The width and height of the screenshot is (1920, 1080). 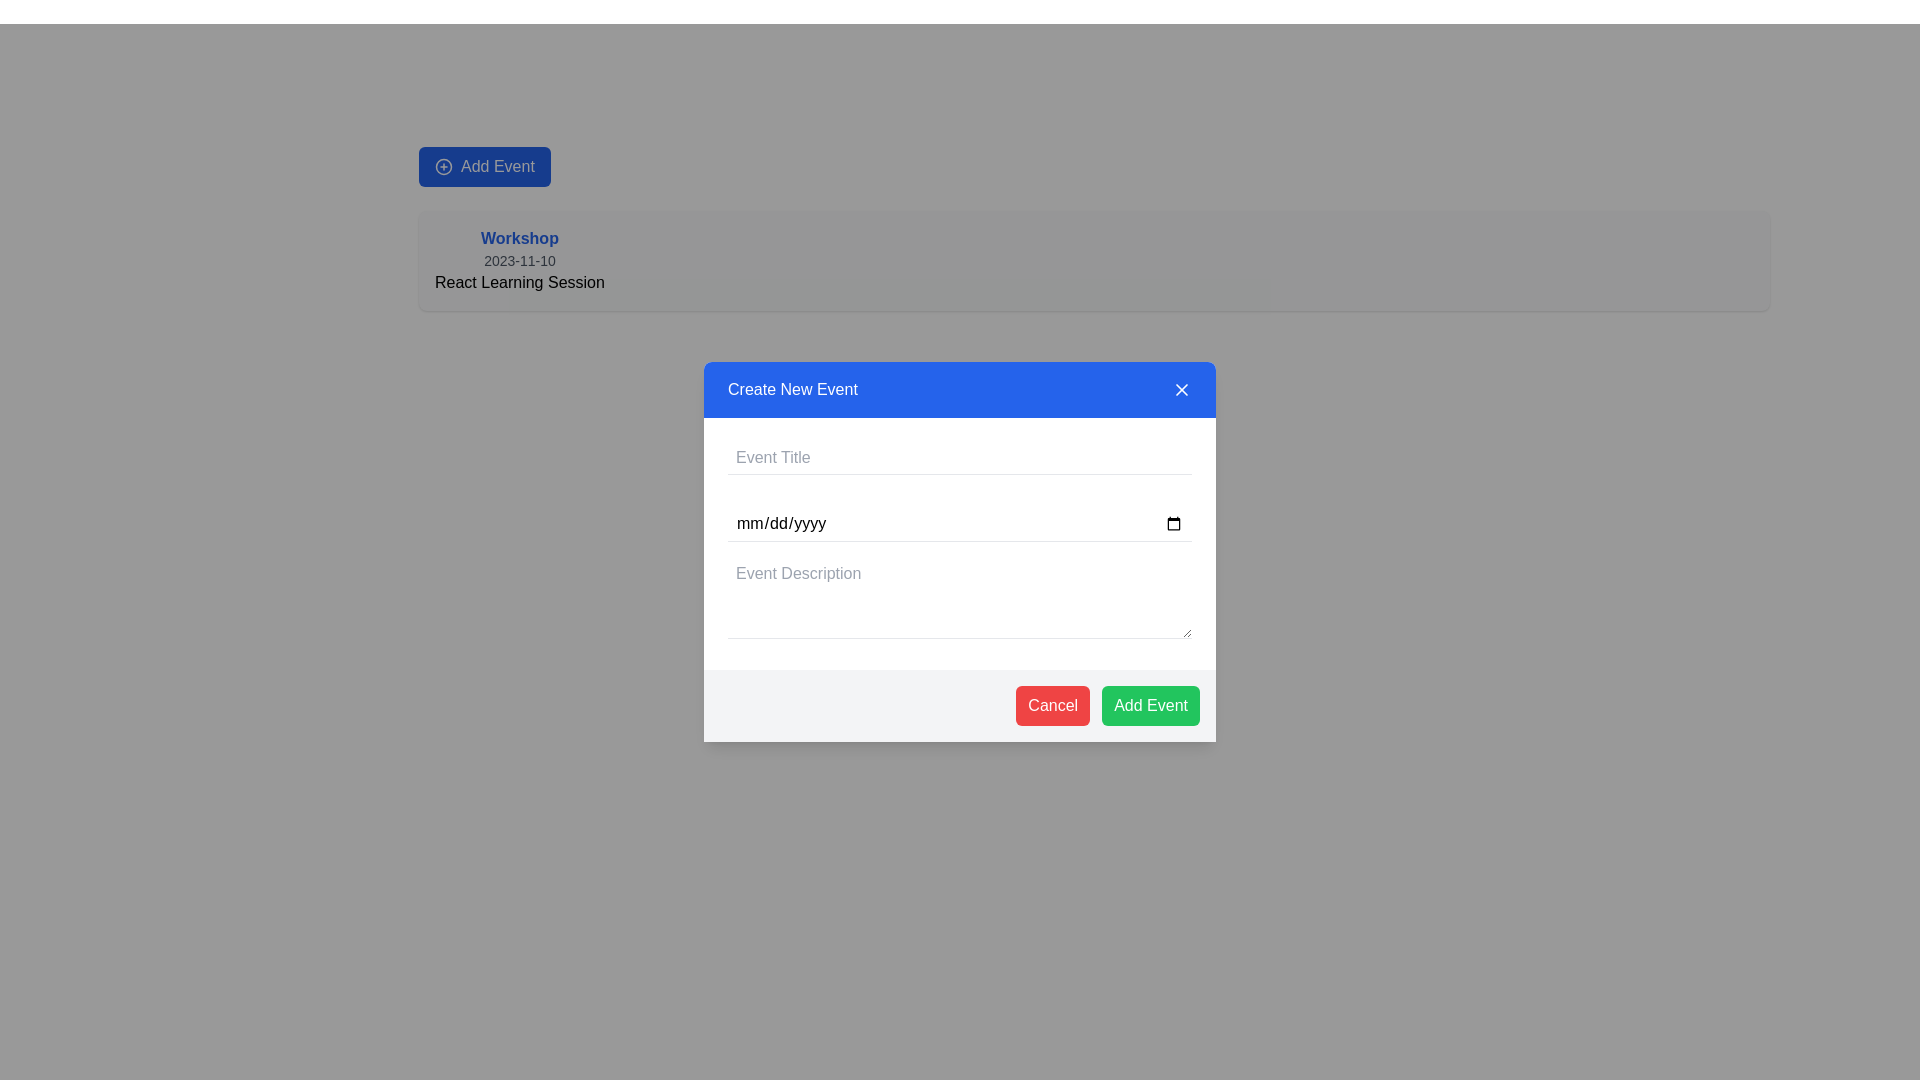 What do you see at coordinates (1151, 704) in the screenshot?
I see `the confirm button located to the right of the red 'Cancel' button within a gray background area` at bounding box center [1151, 704].